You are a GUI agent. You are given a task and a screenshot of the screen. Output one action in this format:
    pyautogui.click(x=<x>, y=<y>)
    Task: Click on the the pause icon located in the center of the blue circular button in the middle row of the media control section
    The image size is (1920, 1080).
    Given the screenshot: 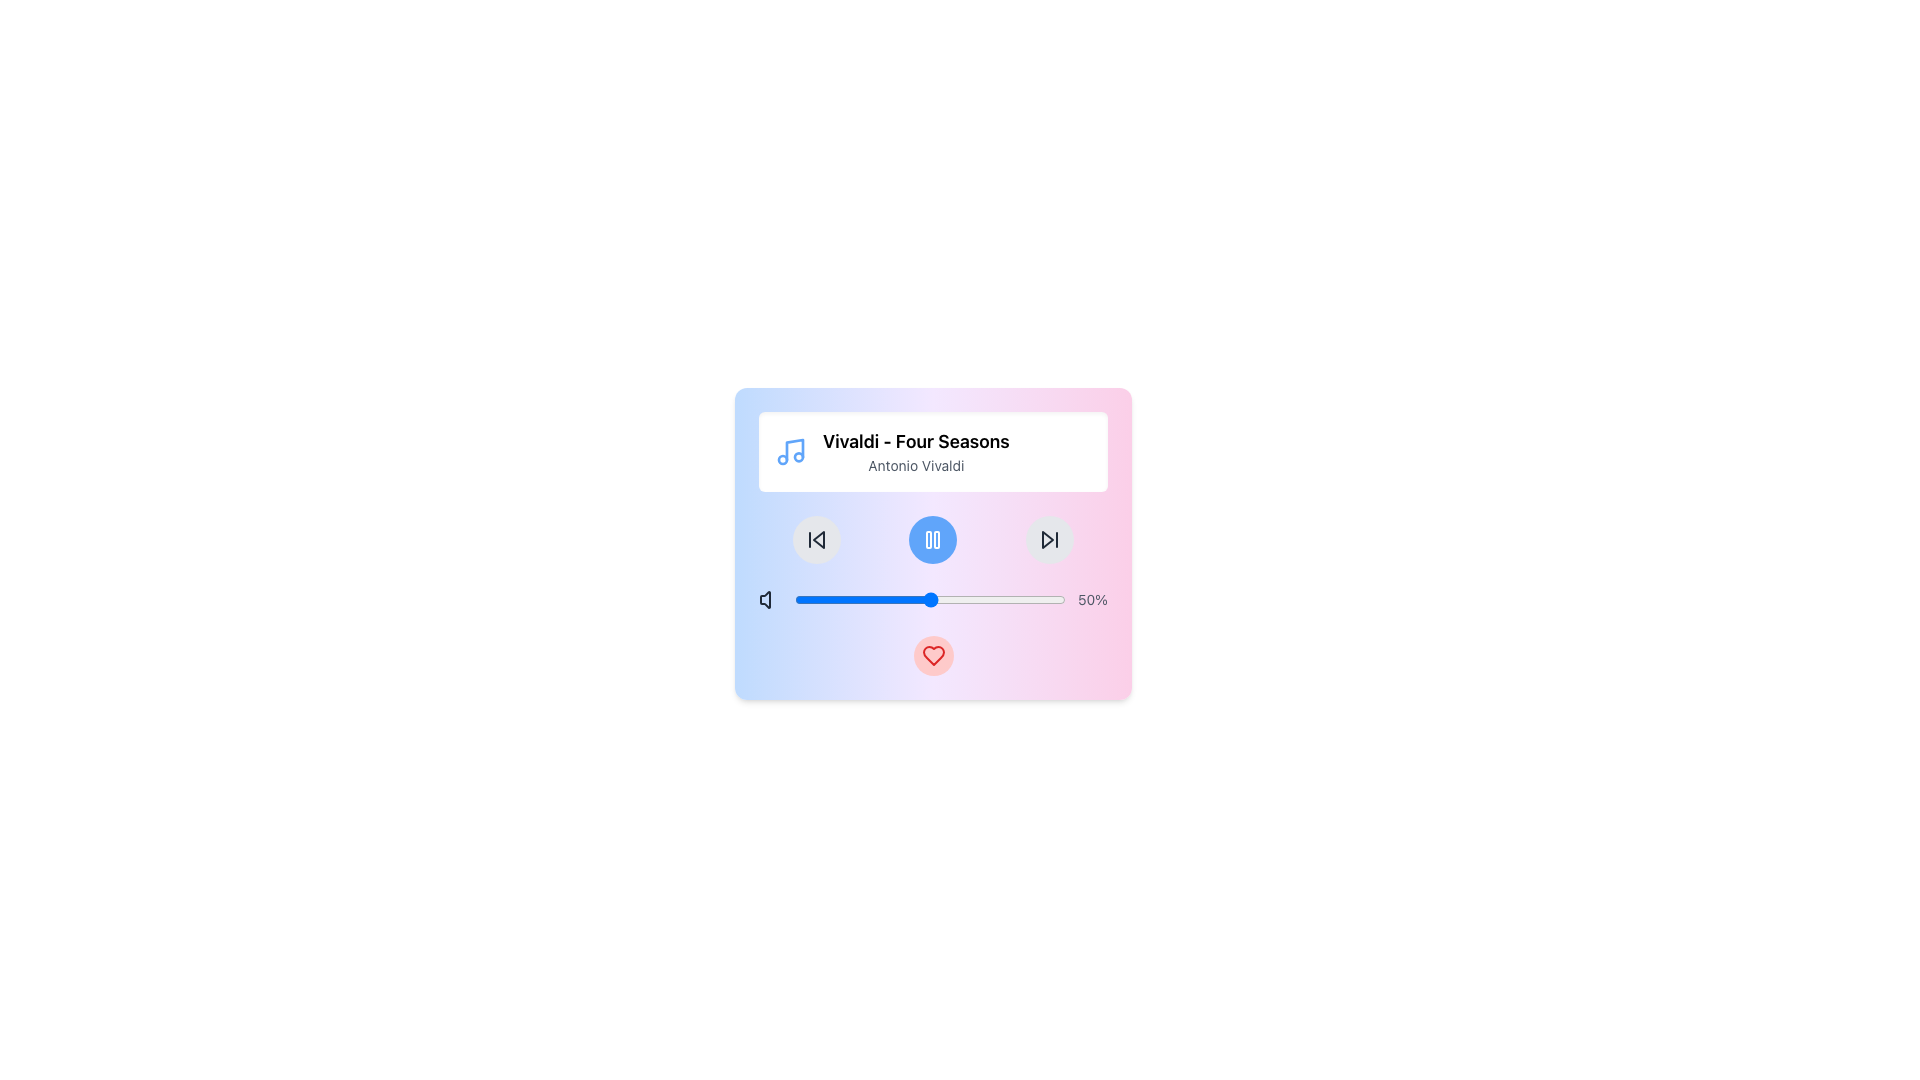 What is the action you would take?
    pyautogui.click(x=932, y=540)
    